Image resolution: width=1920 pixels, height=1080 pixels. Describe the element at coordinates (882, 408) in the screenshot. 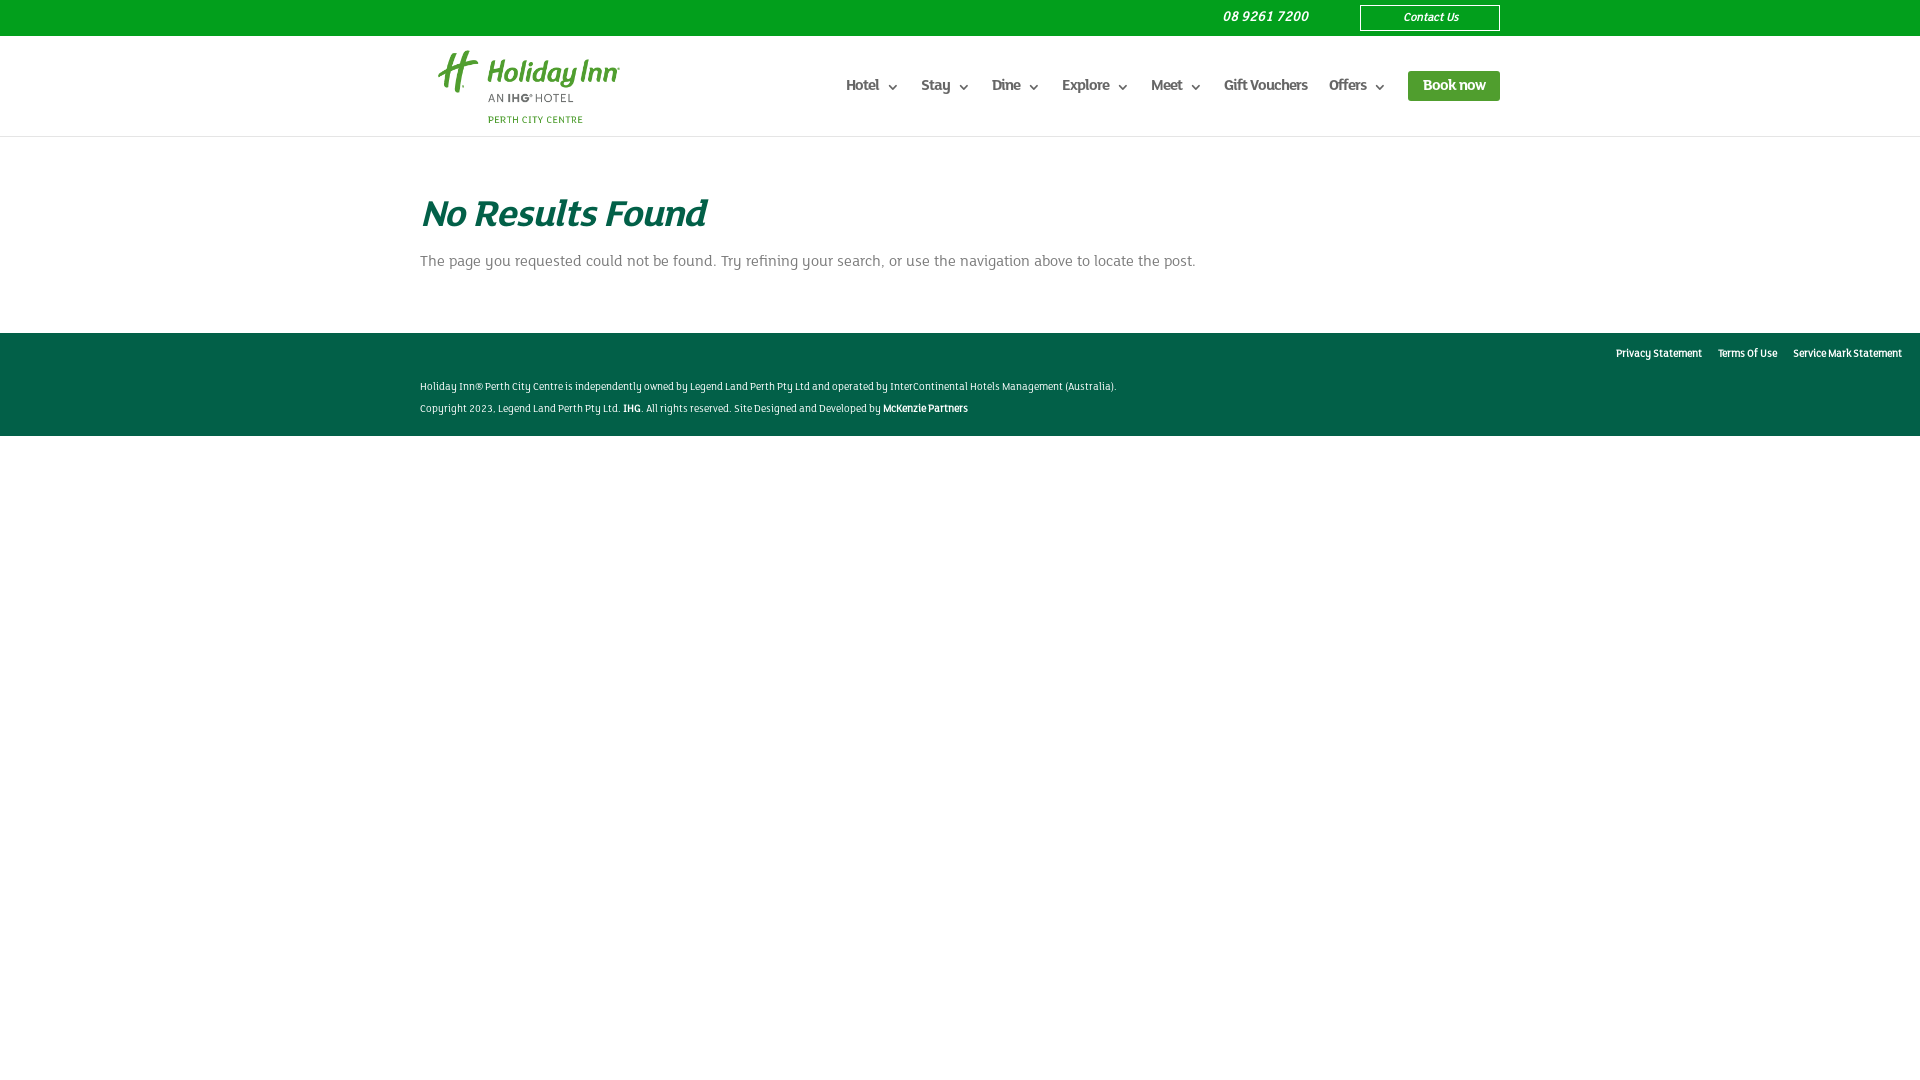

I see `'McKenzie Partners'` at that location.